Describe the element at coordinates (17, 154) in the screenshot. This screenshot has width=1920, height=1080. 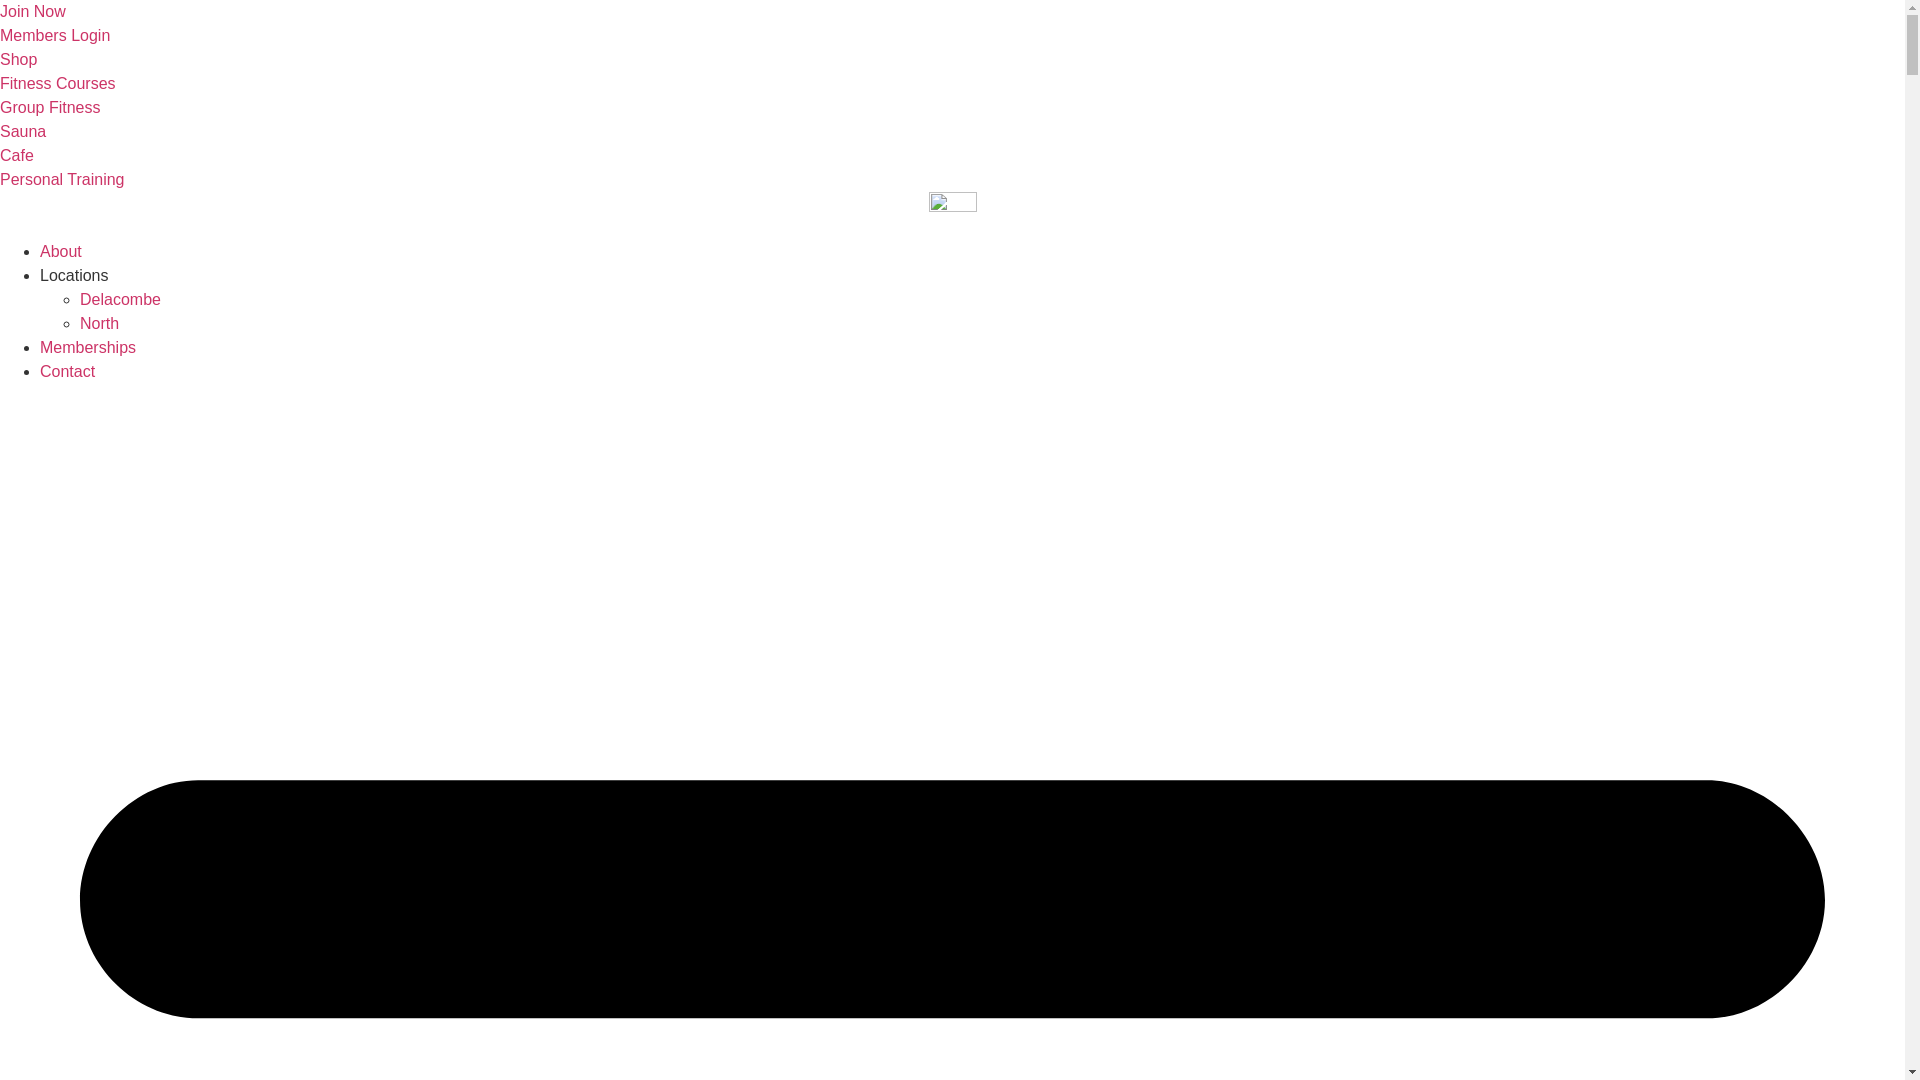
I see `'Cafe'` at that location.